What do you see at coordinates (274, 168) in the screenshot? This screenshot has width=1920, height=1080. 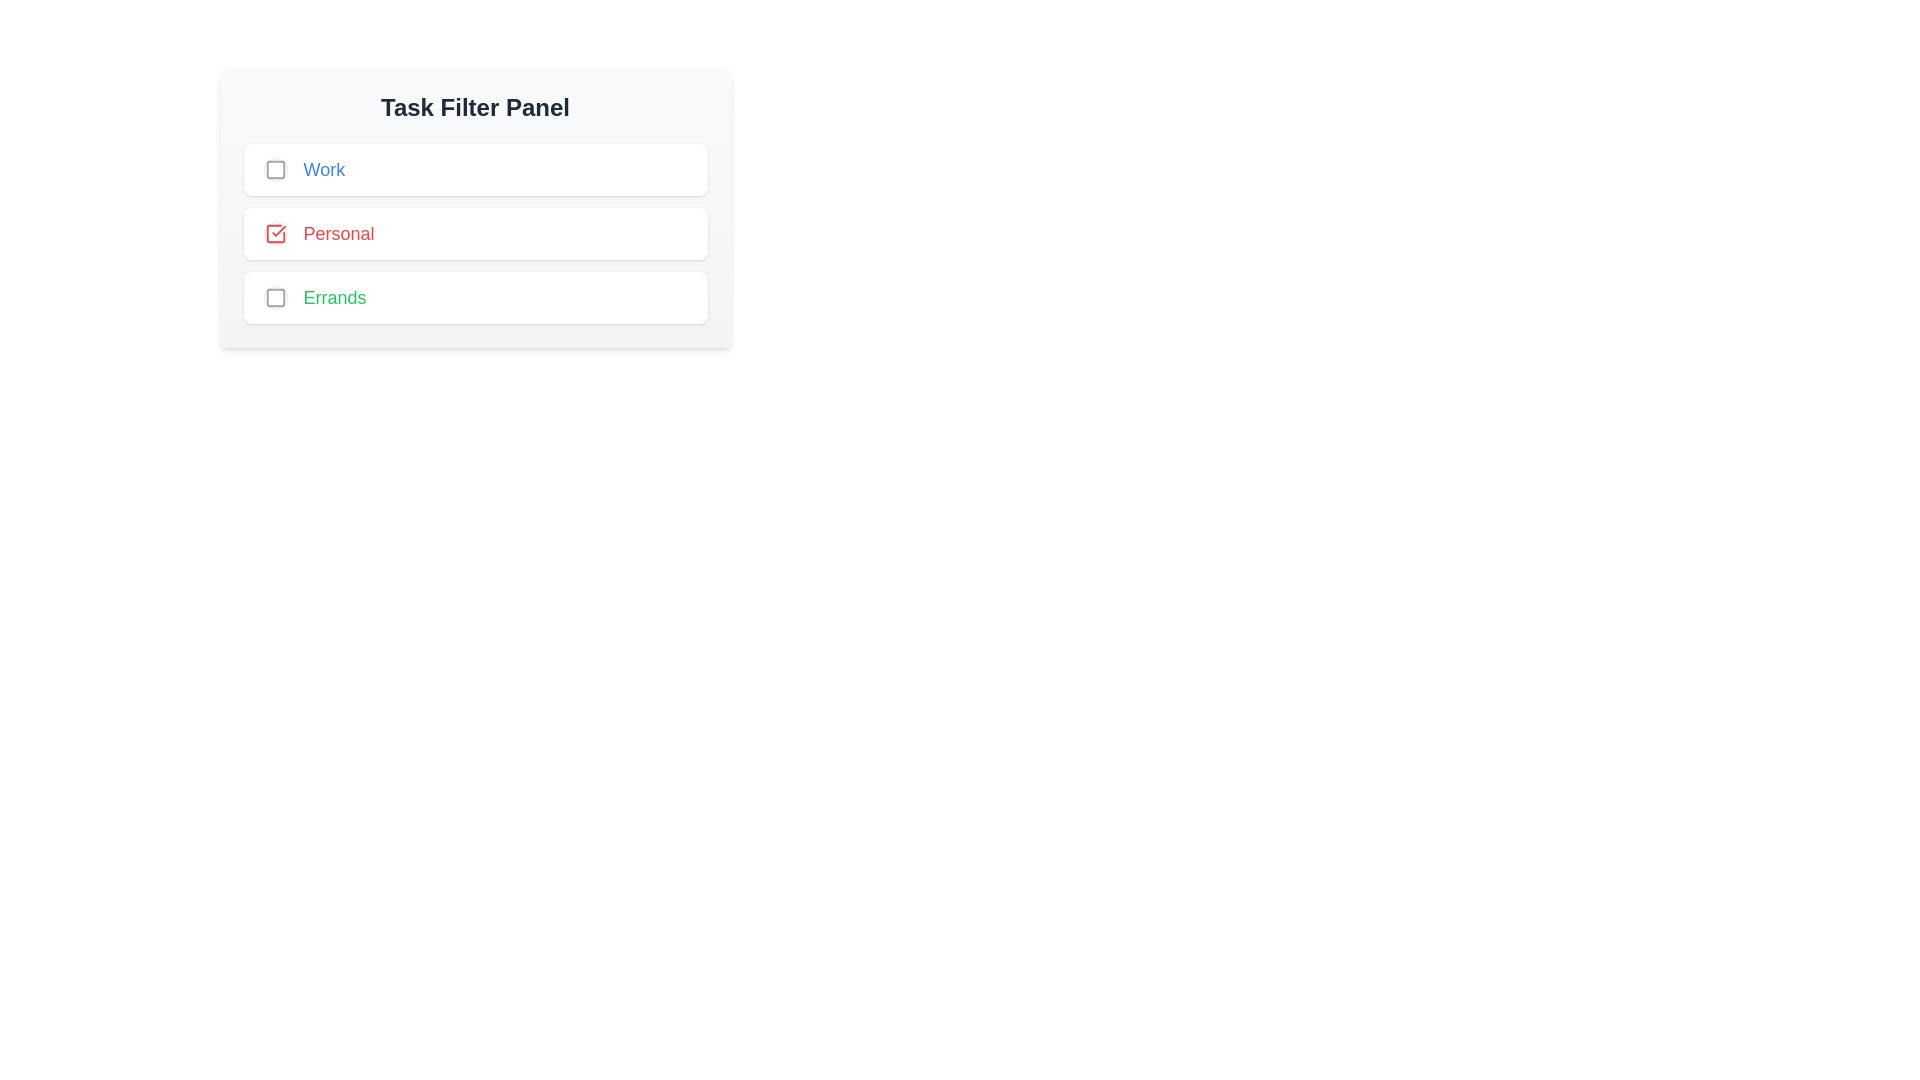 I see `the small square icon with a rounded border located within the first option of the task filter panel labeled 'Work', positioned towards the top-left of the panel` at bounding box center [274, 168].